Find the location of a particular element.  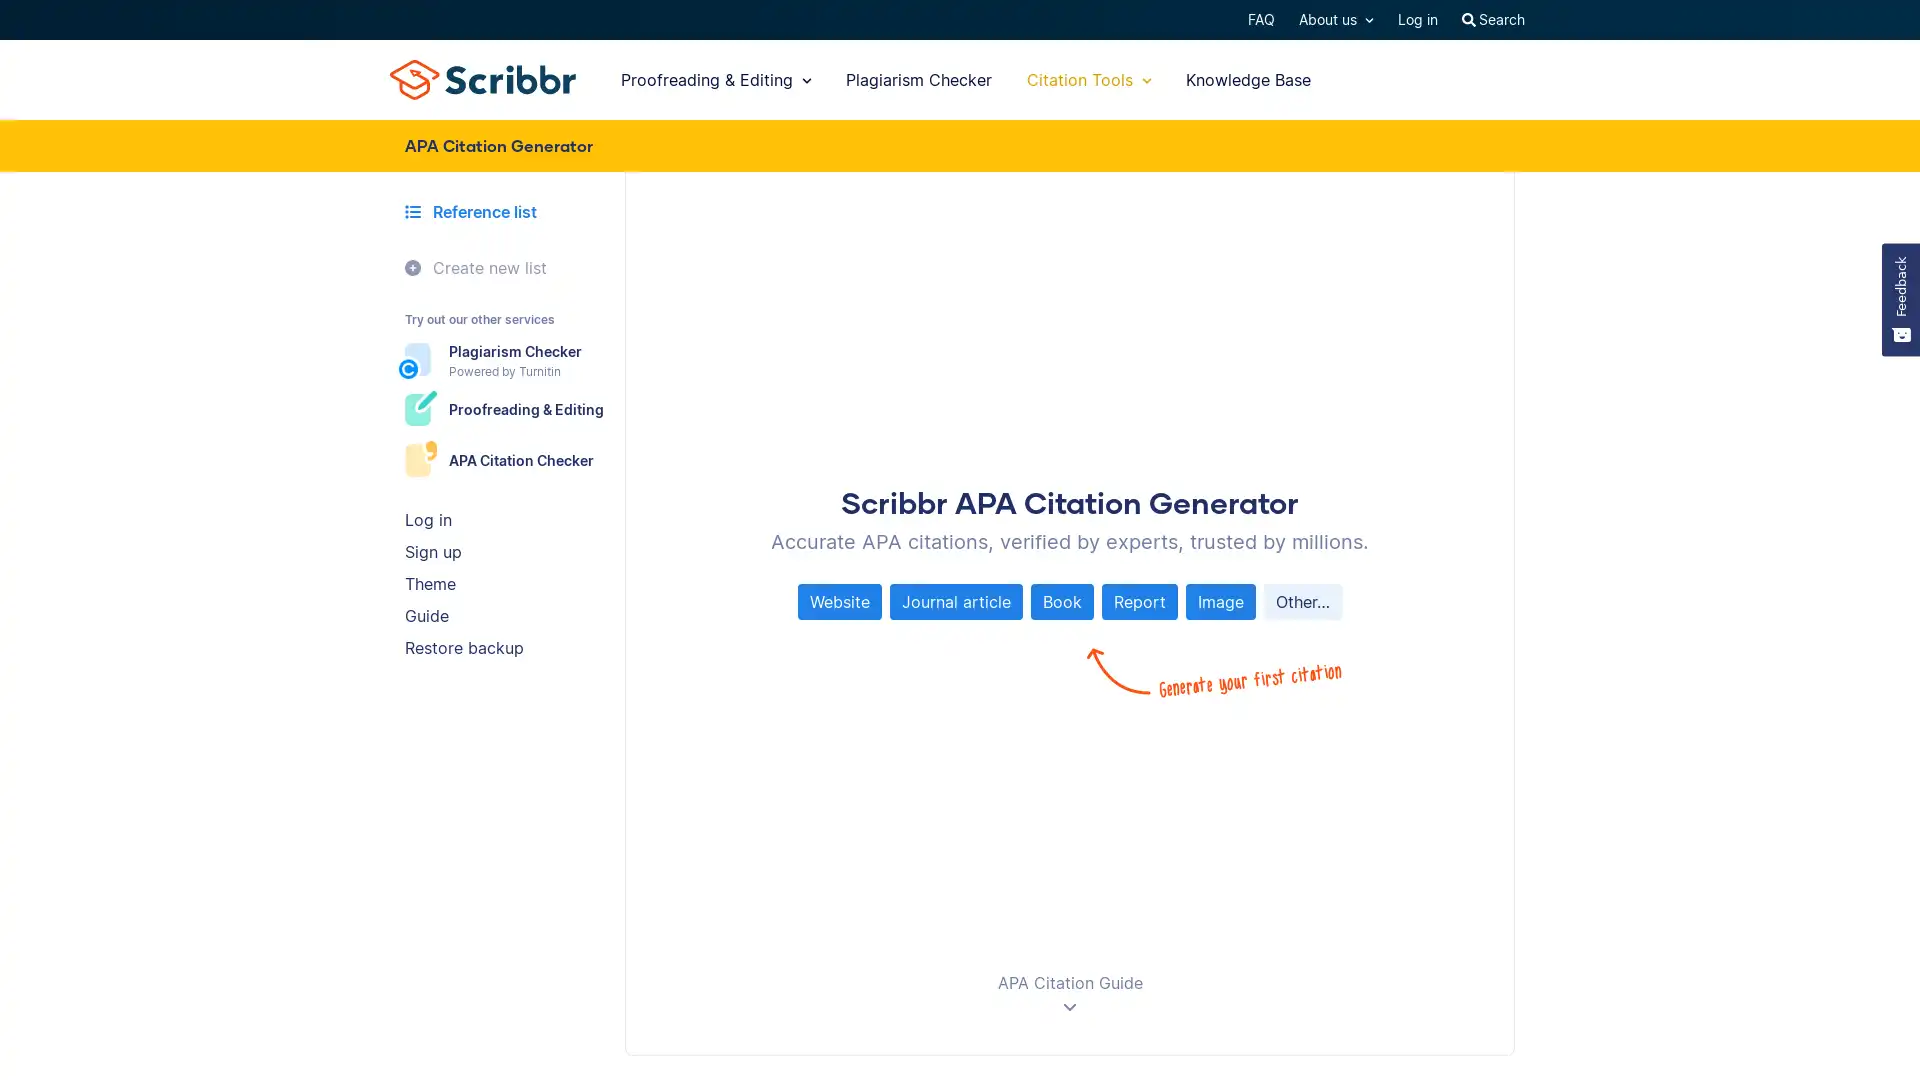

Log in is located at coordinates (508, 518).